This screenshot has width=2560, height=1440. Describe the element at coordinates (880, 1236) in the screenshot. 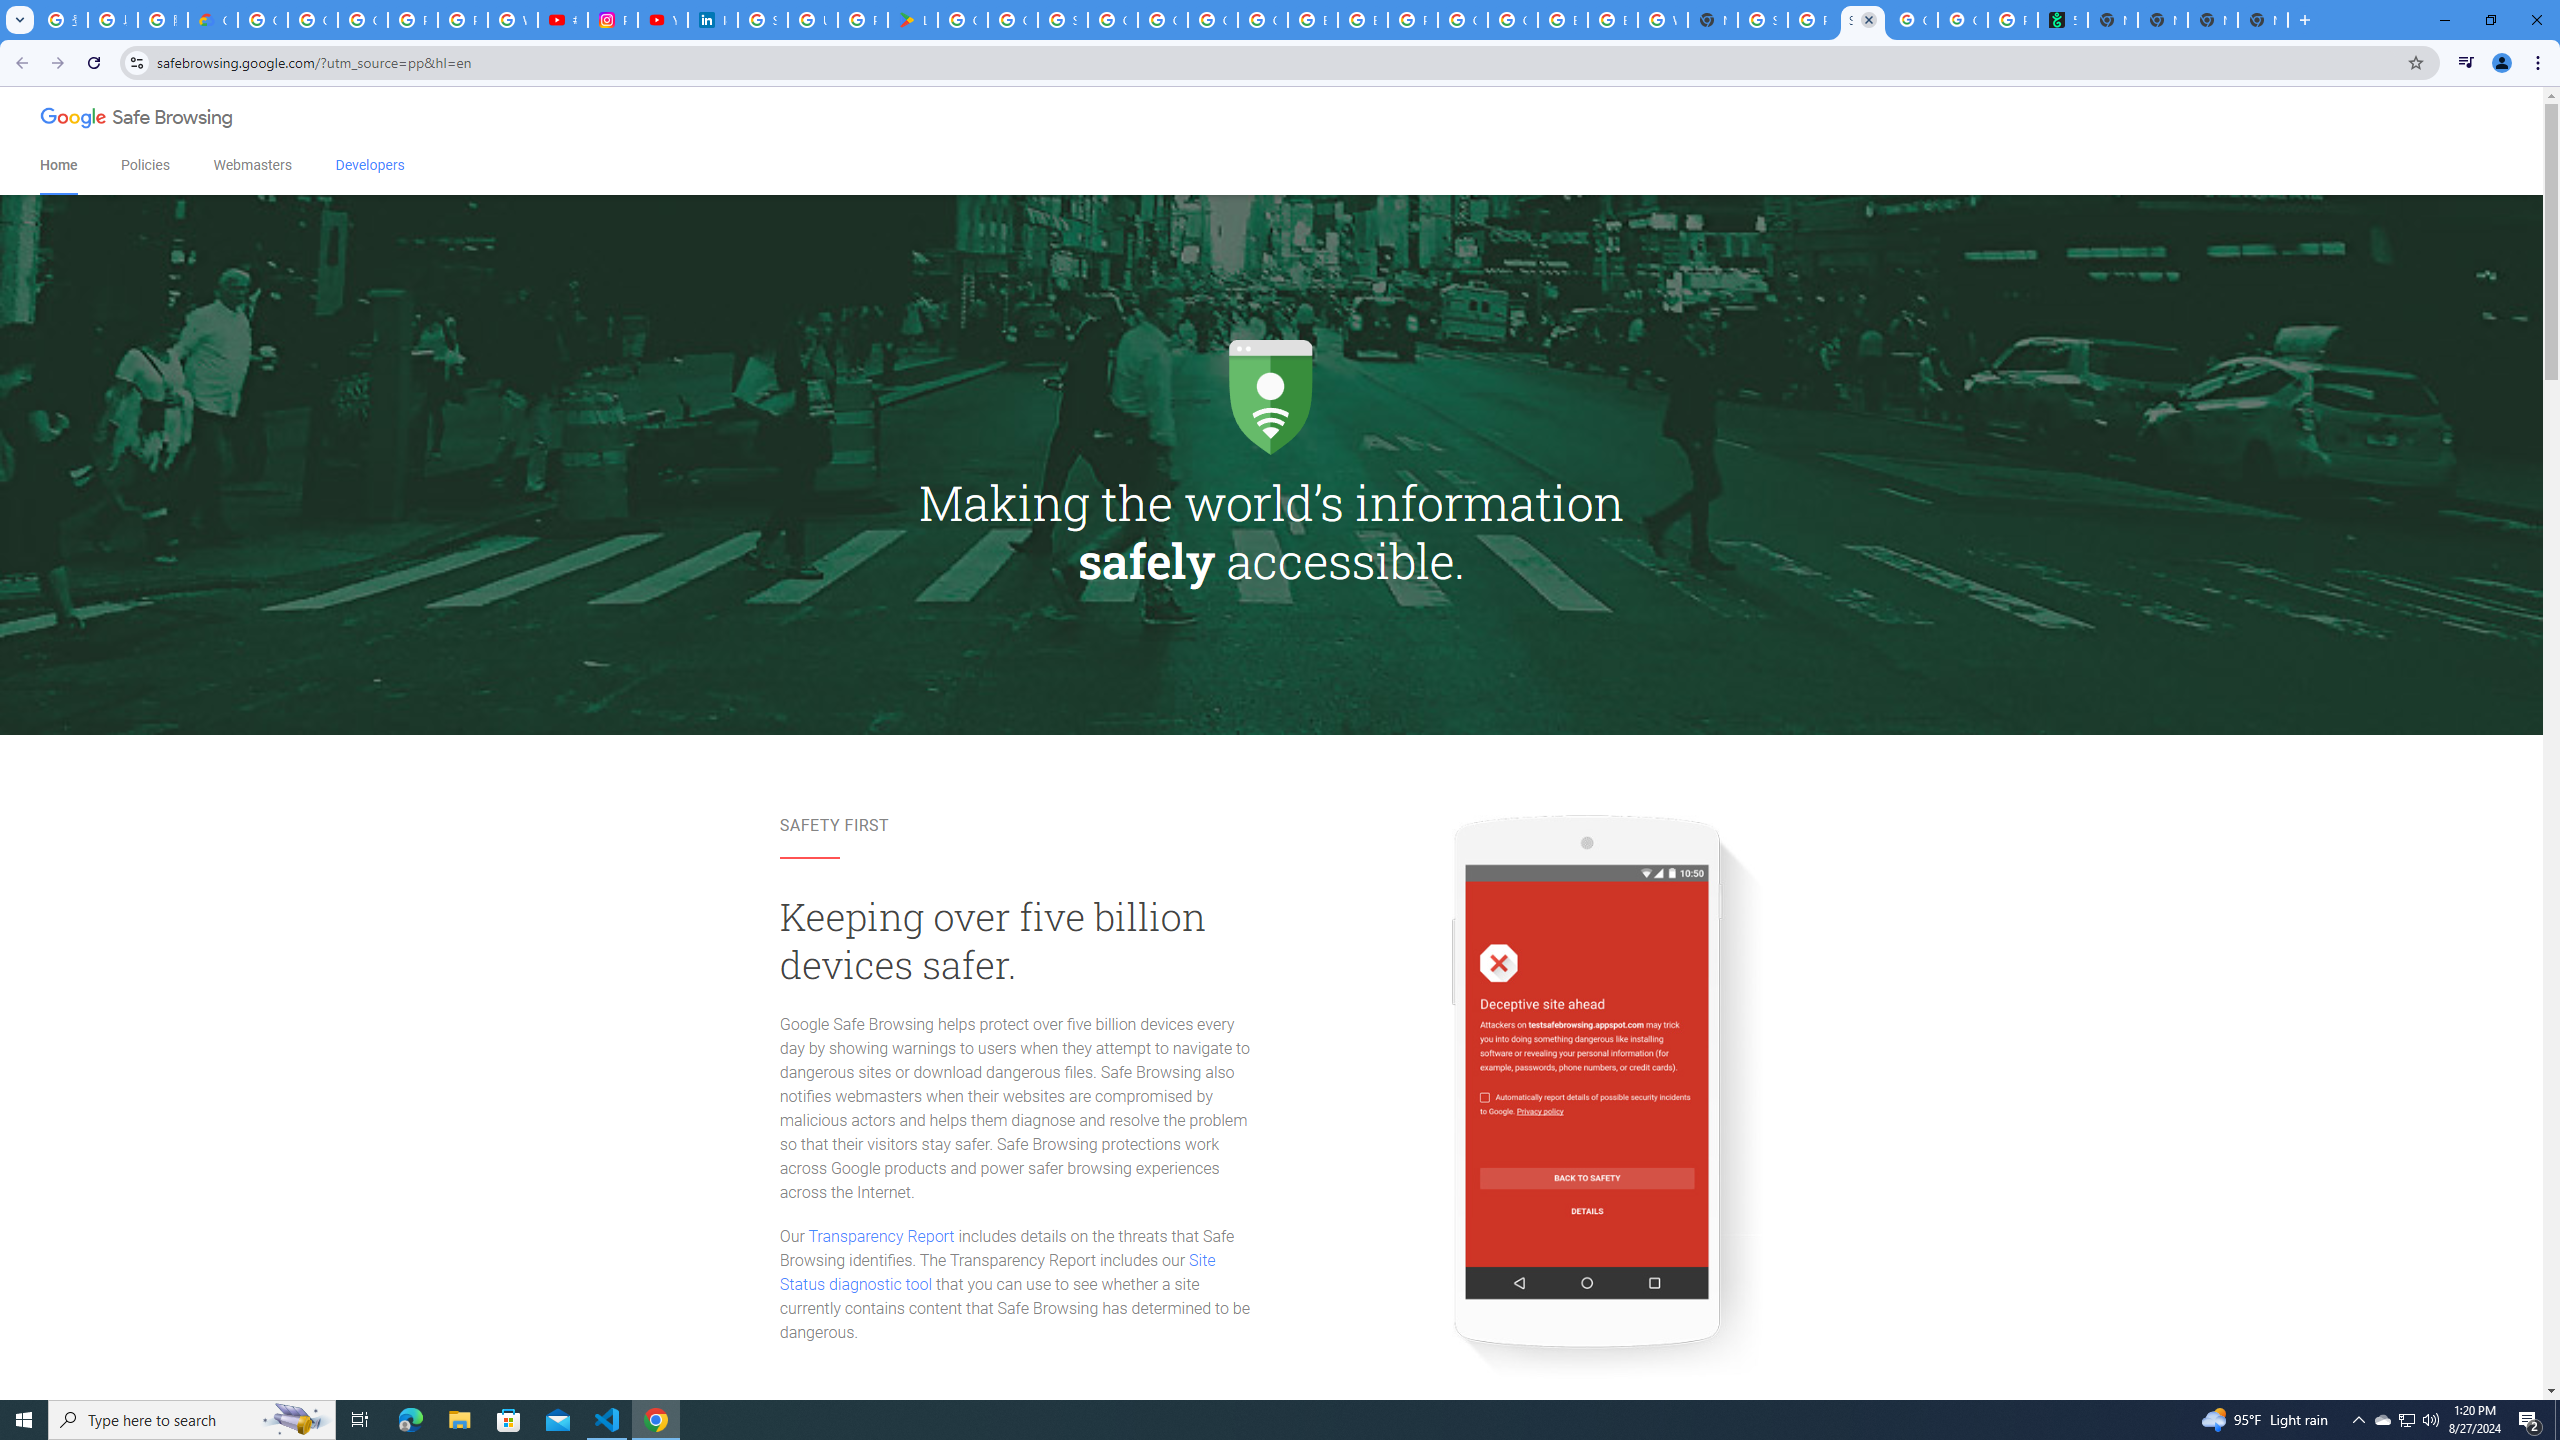

I see `'Transparency Report'` at that location.